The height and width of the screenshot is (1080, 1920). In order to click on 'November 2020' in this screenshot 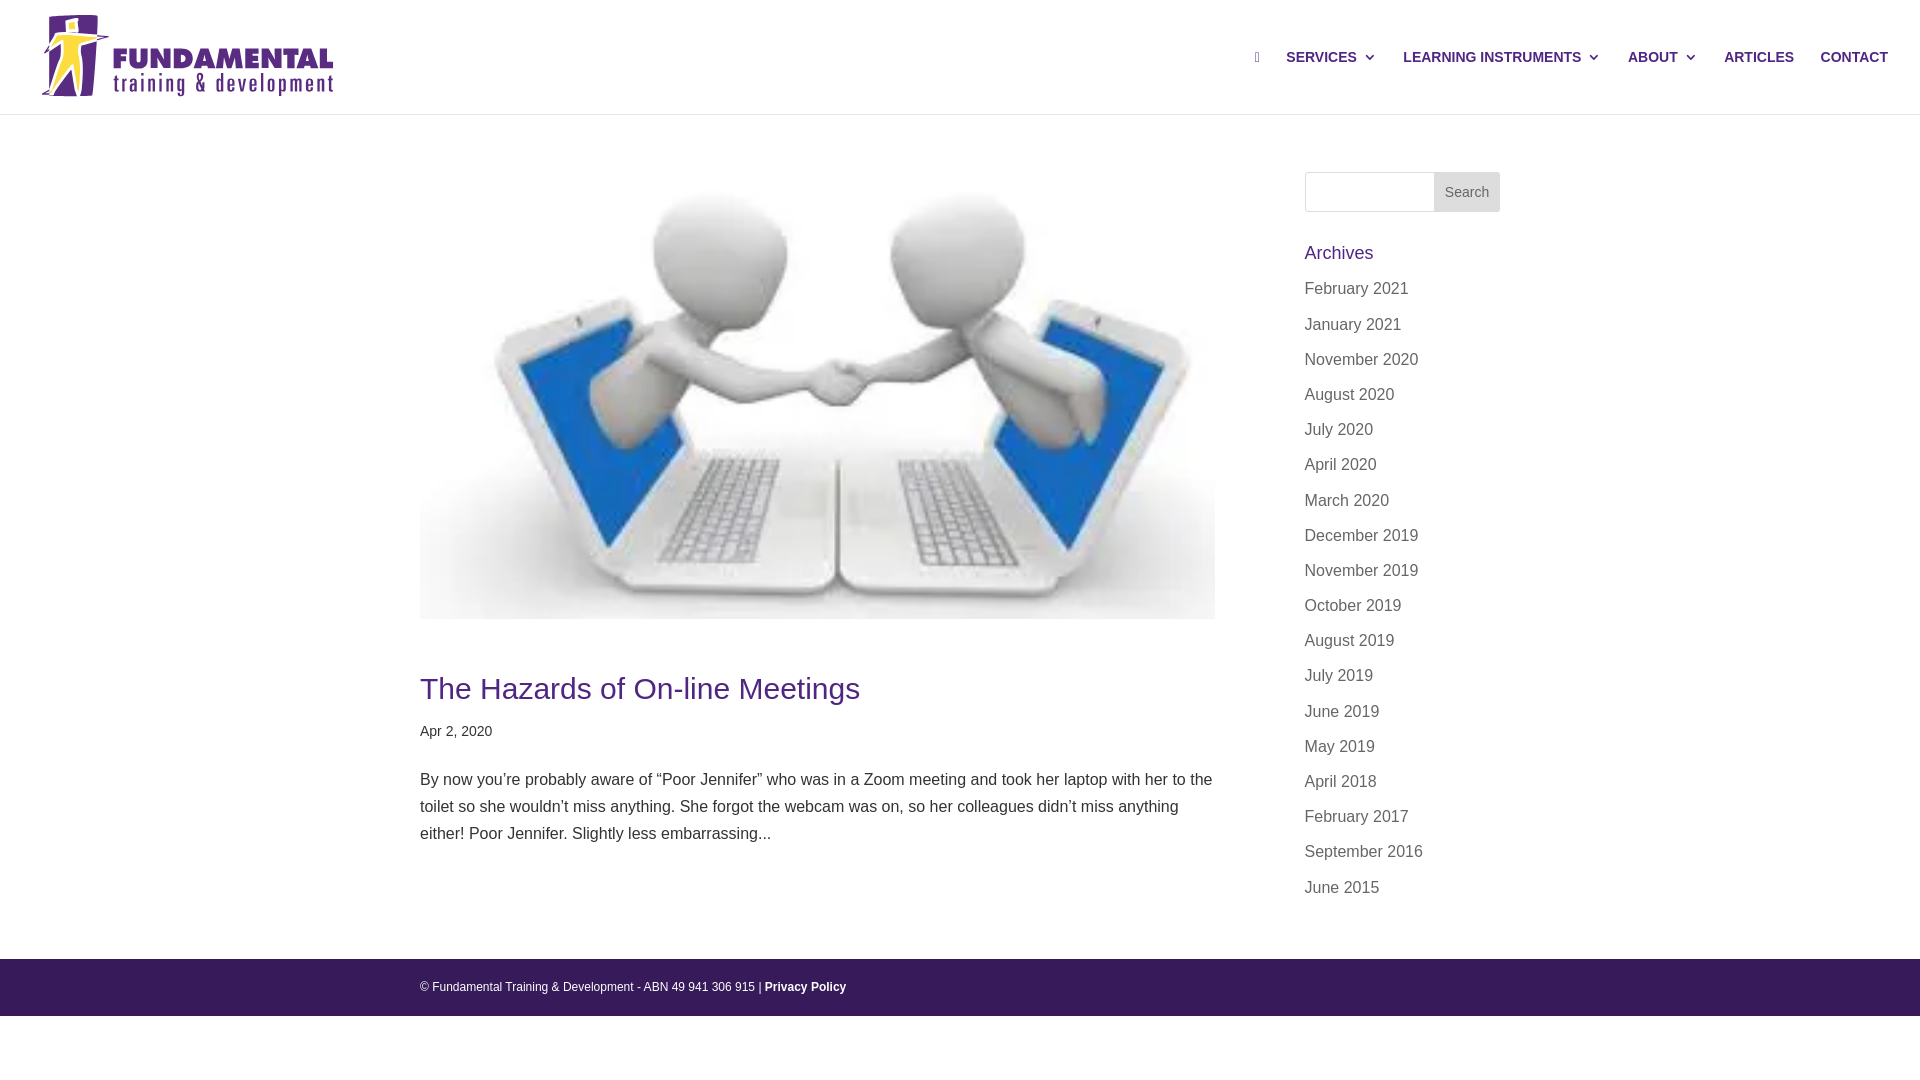, I will do `click(1361, 358)`.